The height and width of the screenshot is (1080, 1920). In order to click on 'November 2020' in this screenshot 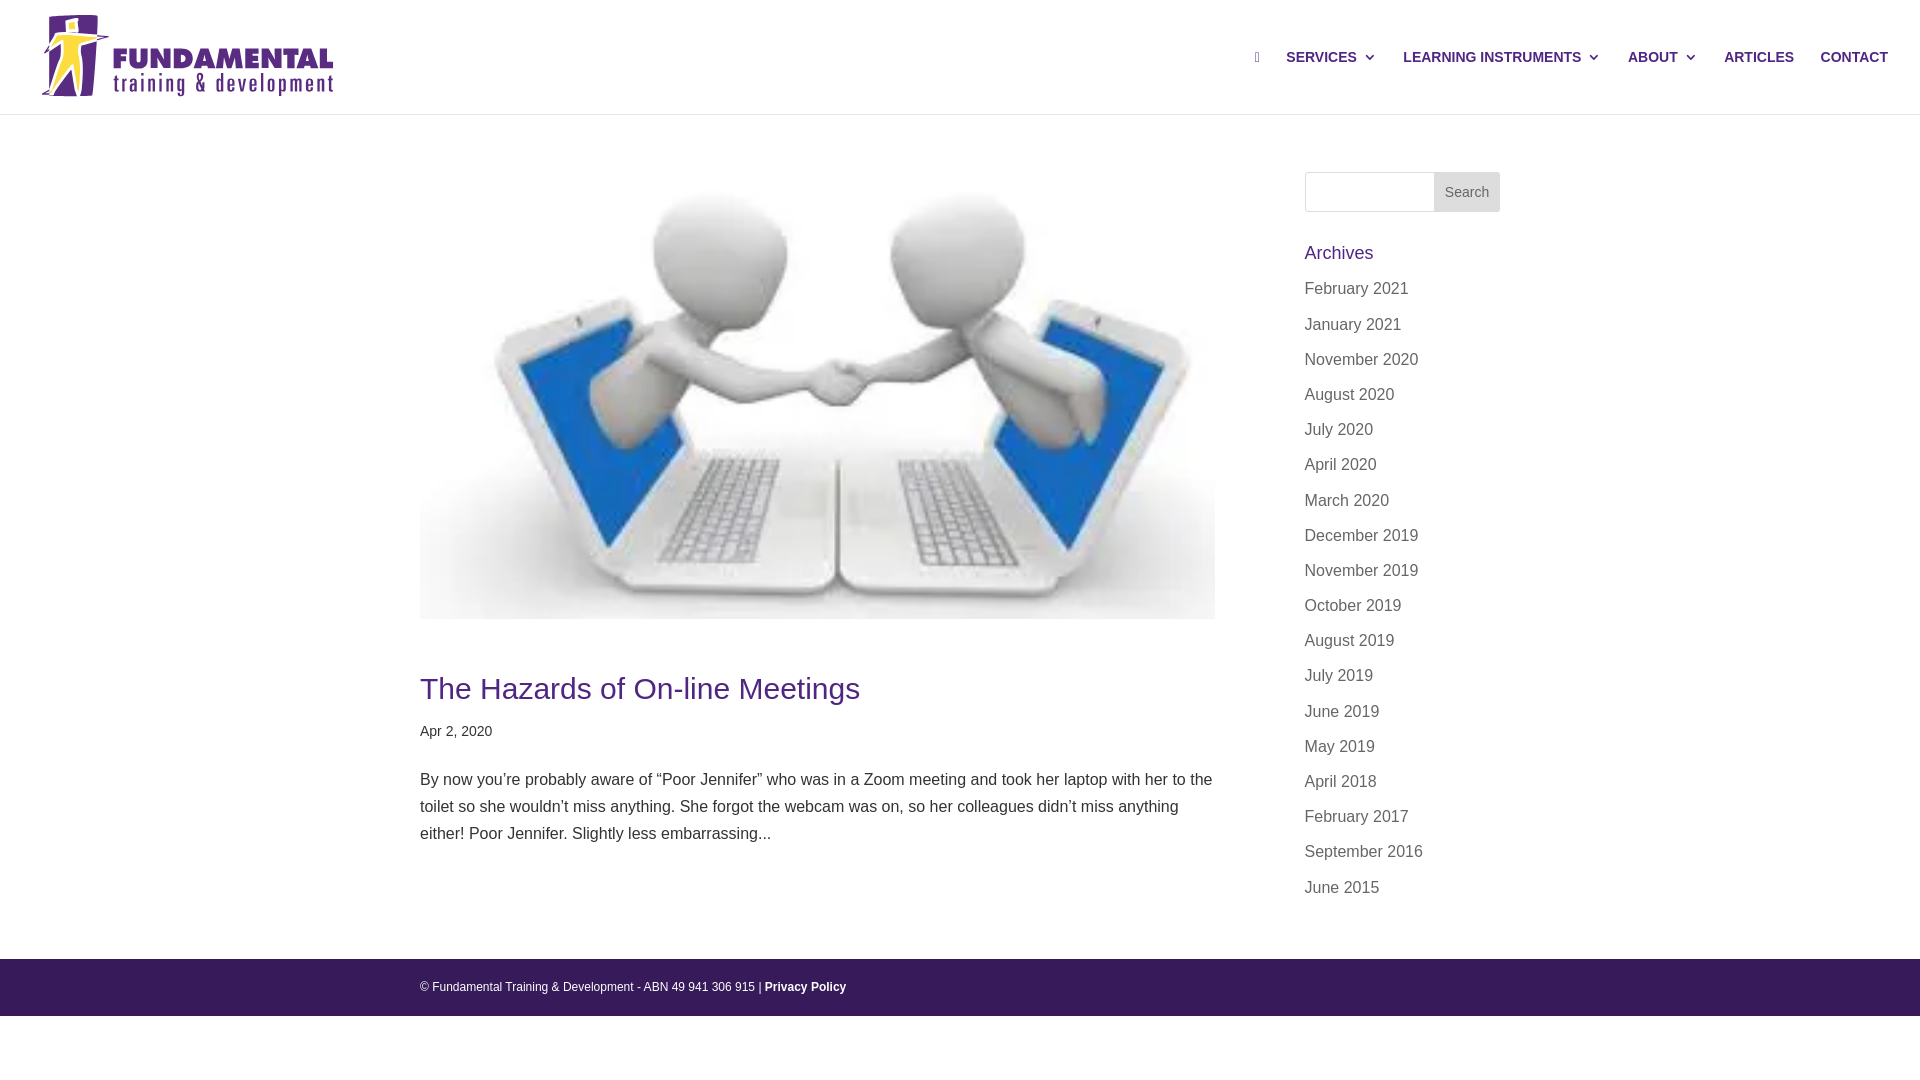, I will do `click(1361, 358)`.